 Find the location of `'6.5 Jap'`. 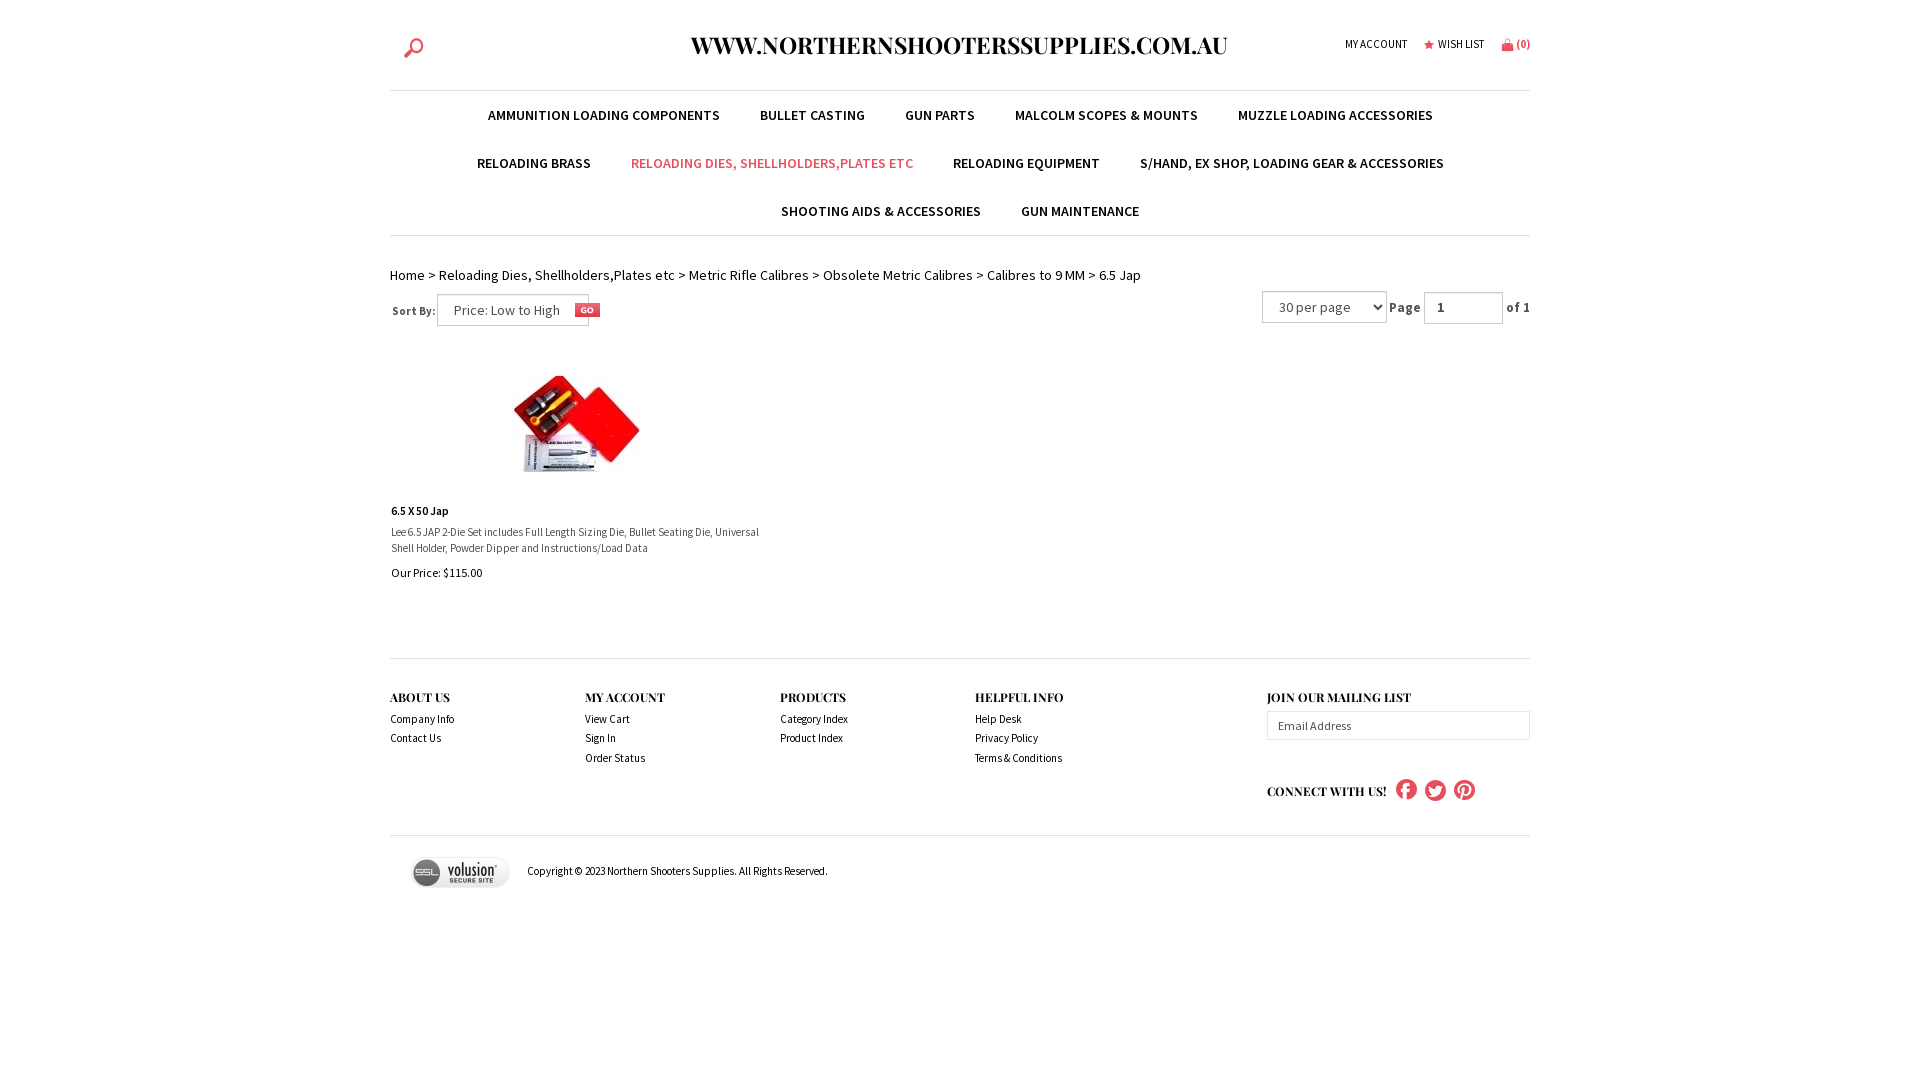

'6.5 Jap' is located at coordinates (1118, 274).